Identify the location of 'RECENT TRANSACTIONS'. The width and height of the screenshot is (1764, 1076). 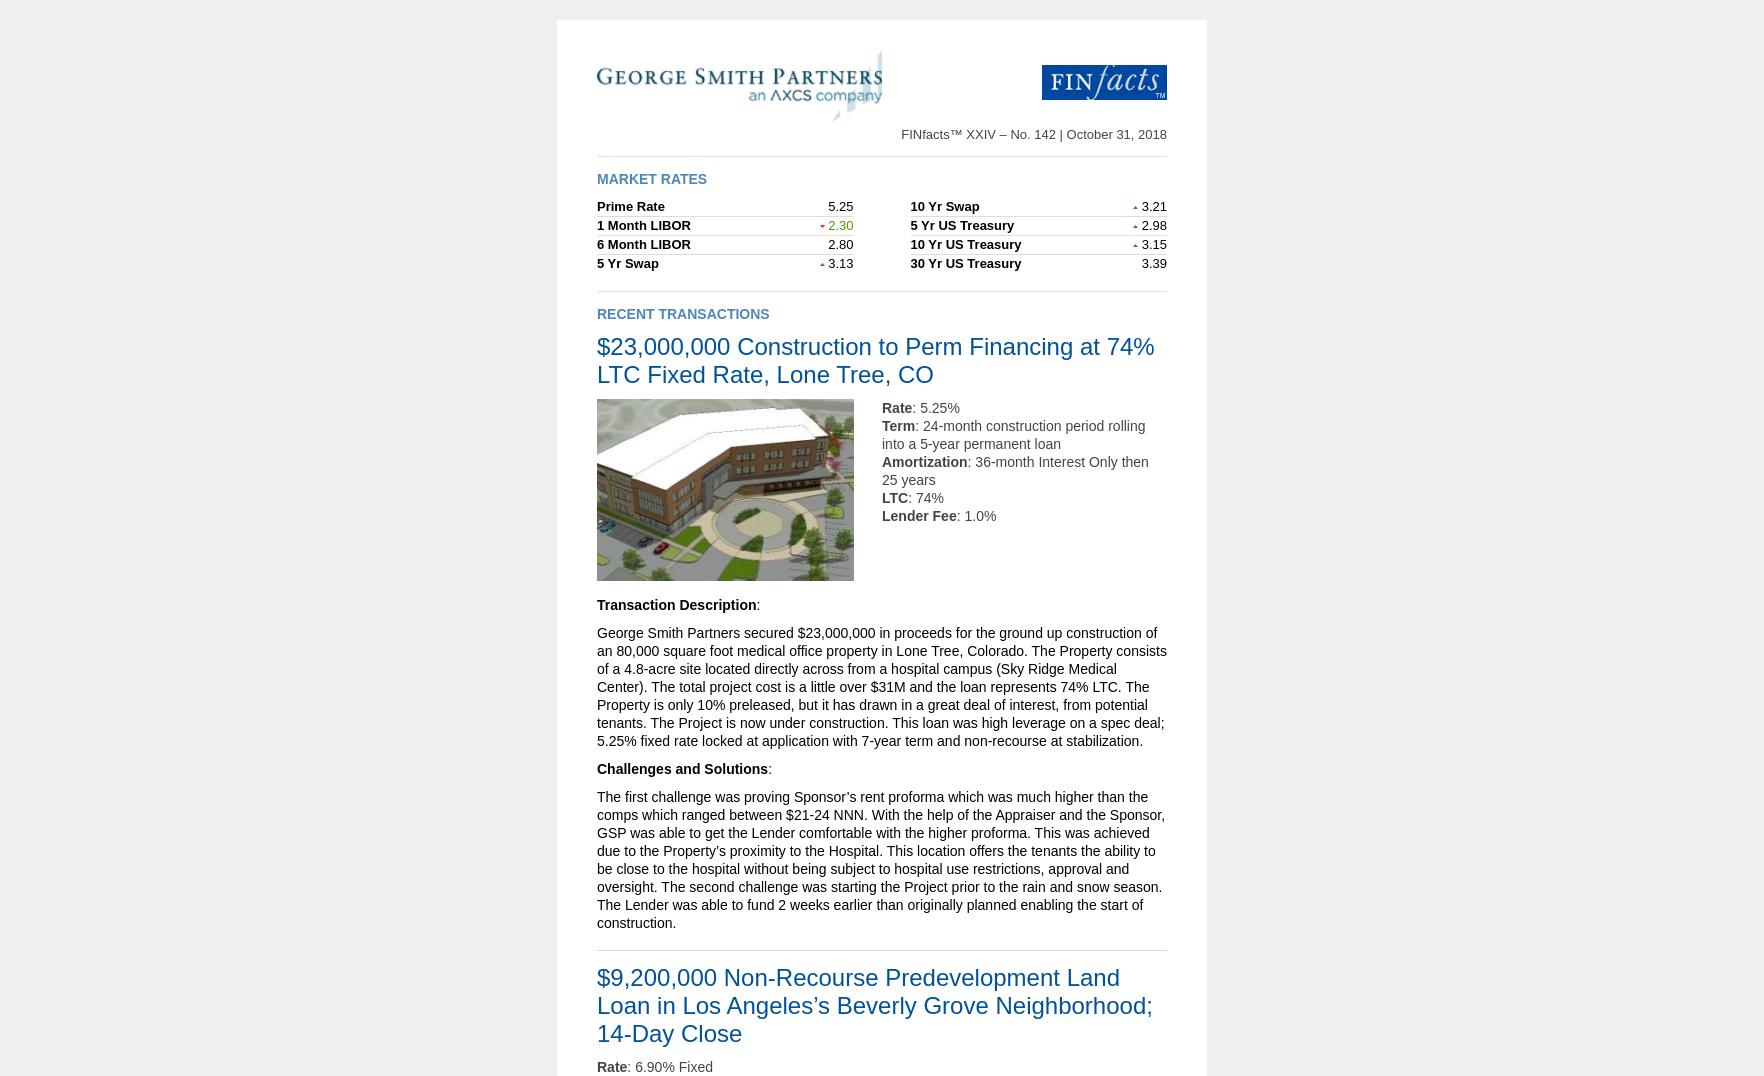
(683, 312).